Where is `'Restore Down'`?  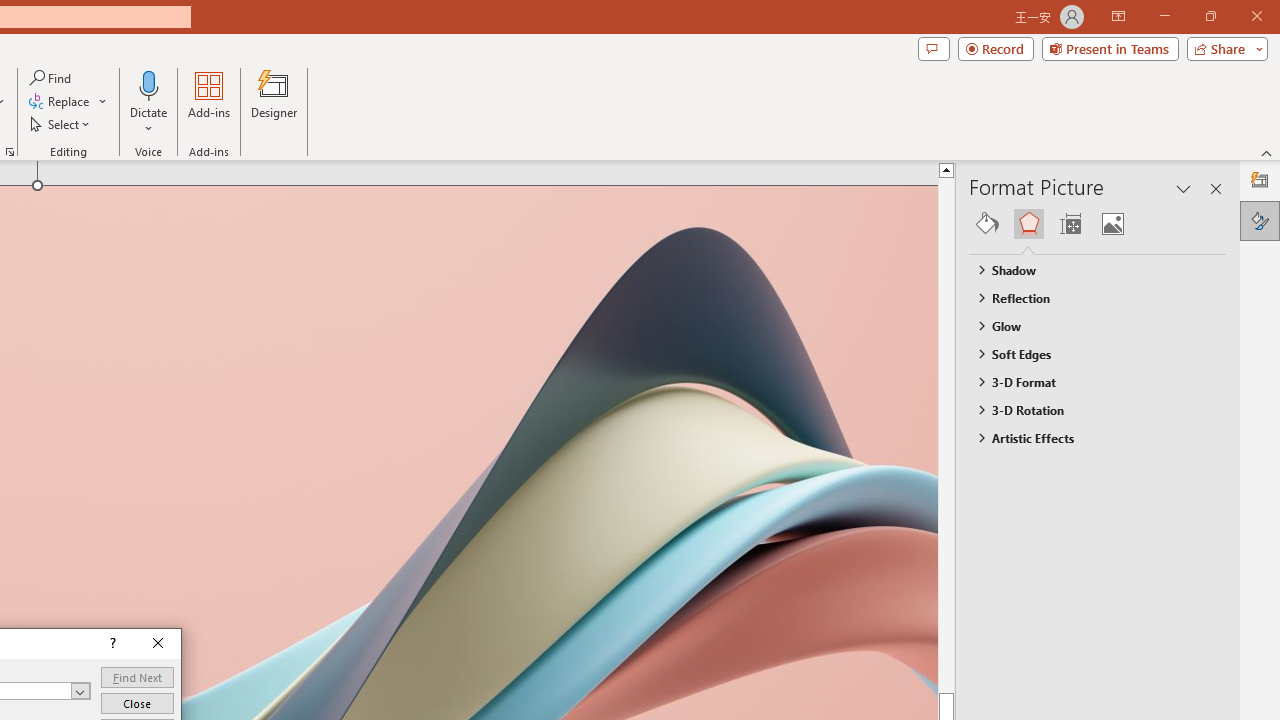 'Restore Down' is located at coordinates (1209, 16).